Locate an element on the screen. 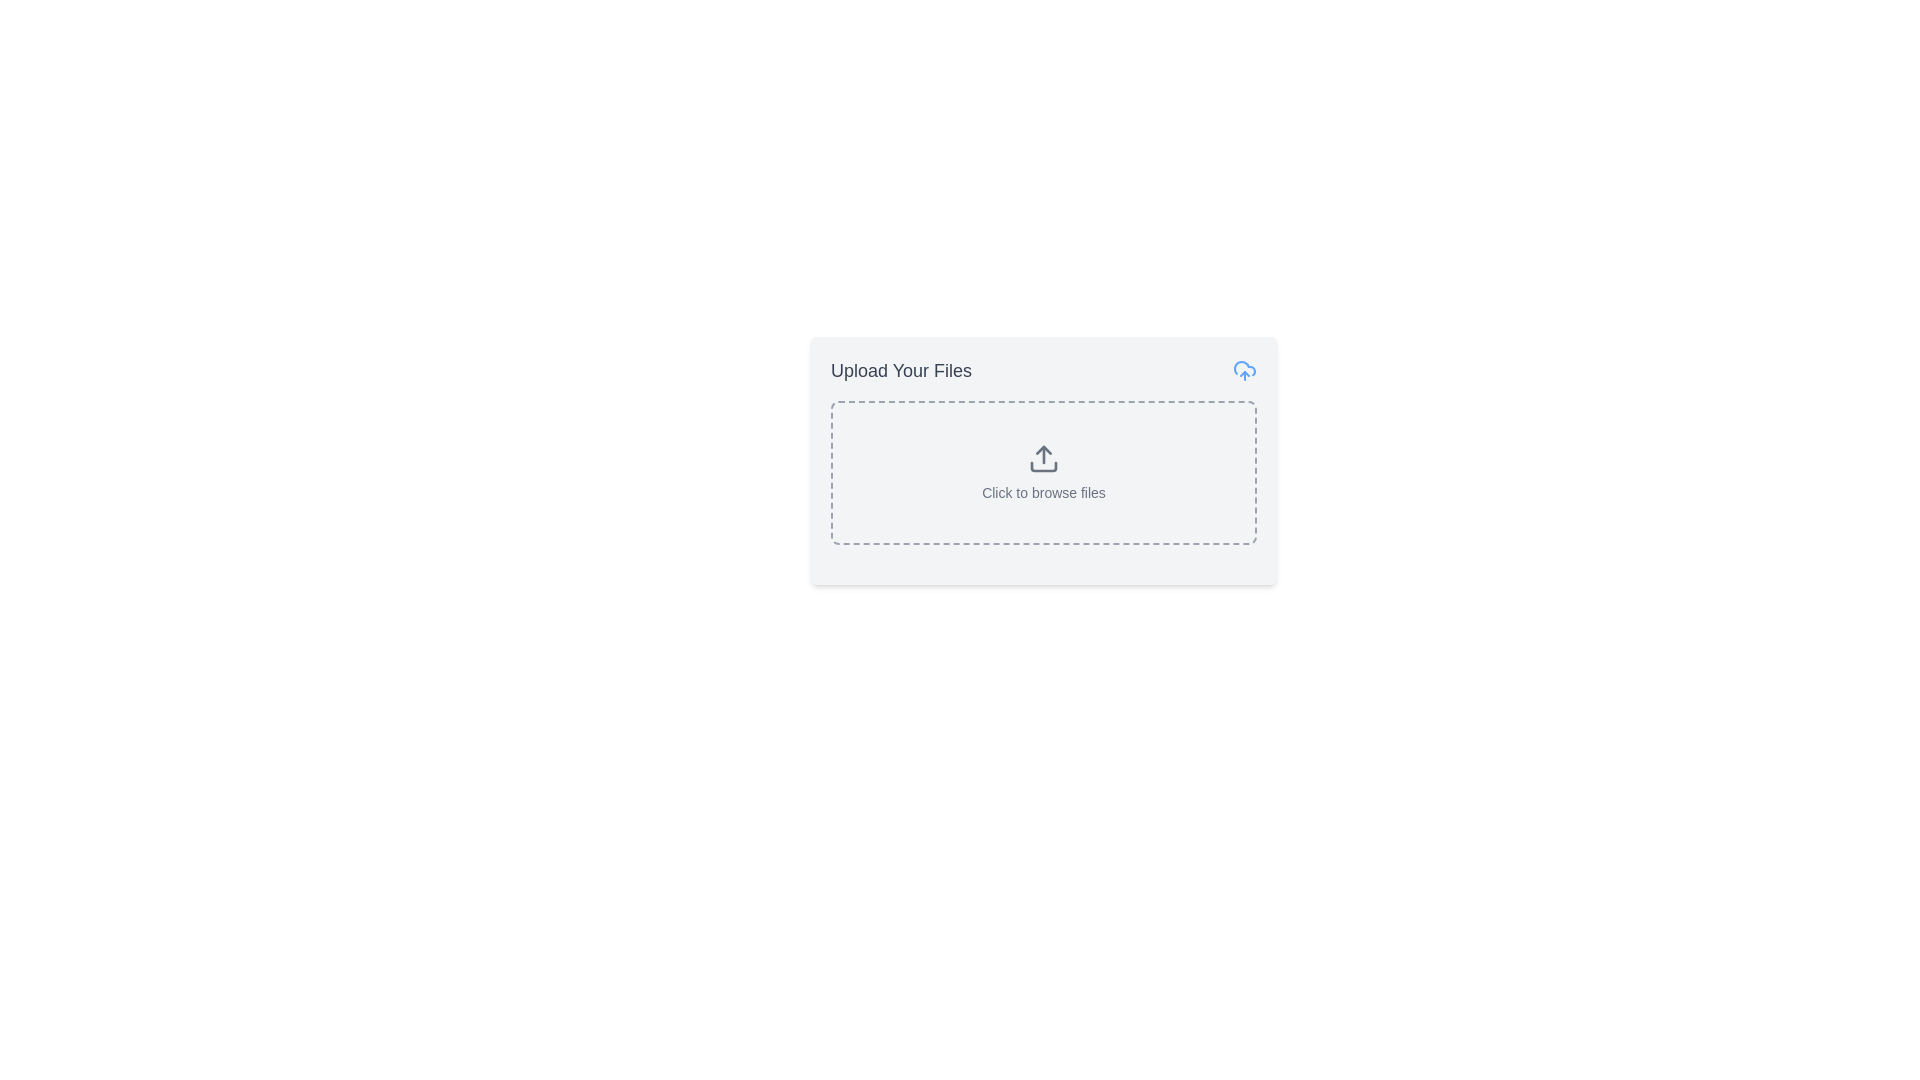 The height and width of the screenshot is (1080, 1920). the base part of the upload icon component, which is located near the center of the file upload interface, below the upward arrow is located at coordinates (1042, 466).